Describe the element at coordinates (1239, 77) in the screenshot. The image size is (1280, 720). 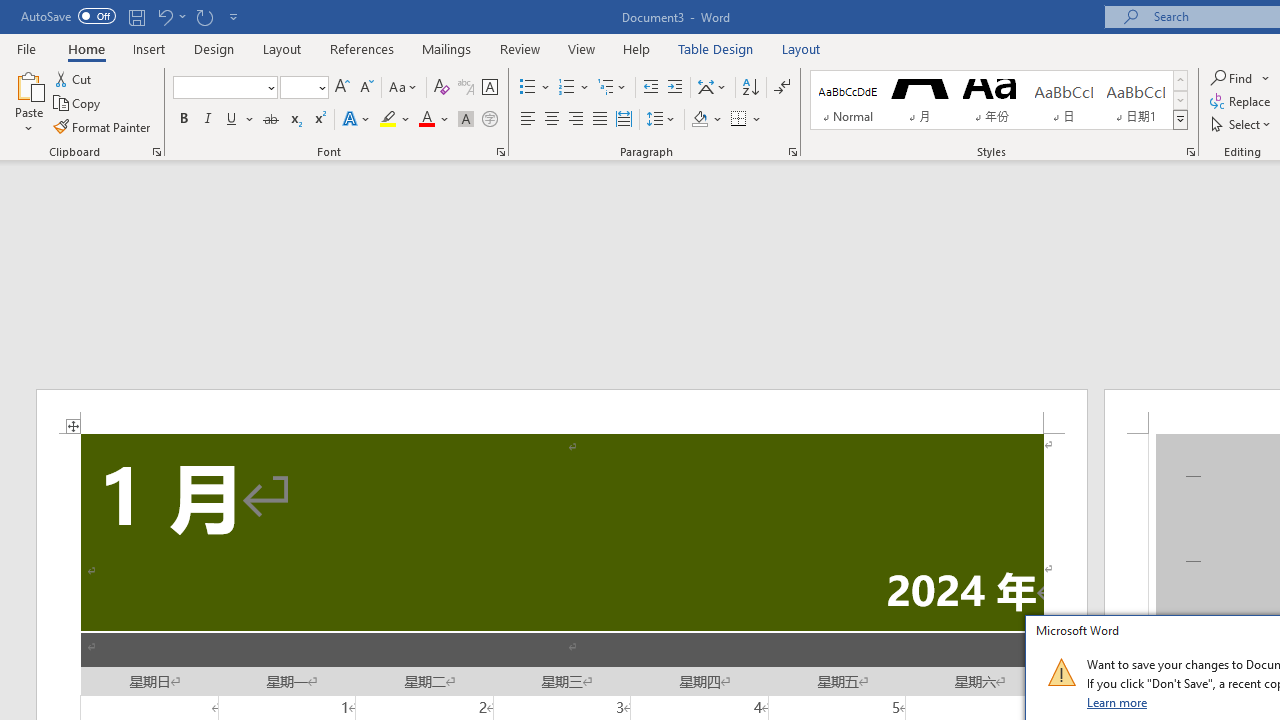
I see `'Find'` at that location.